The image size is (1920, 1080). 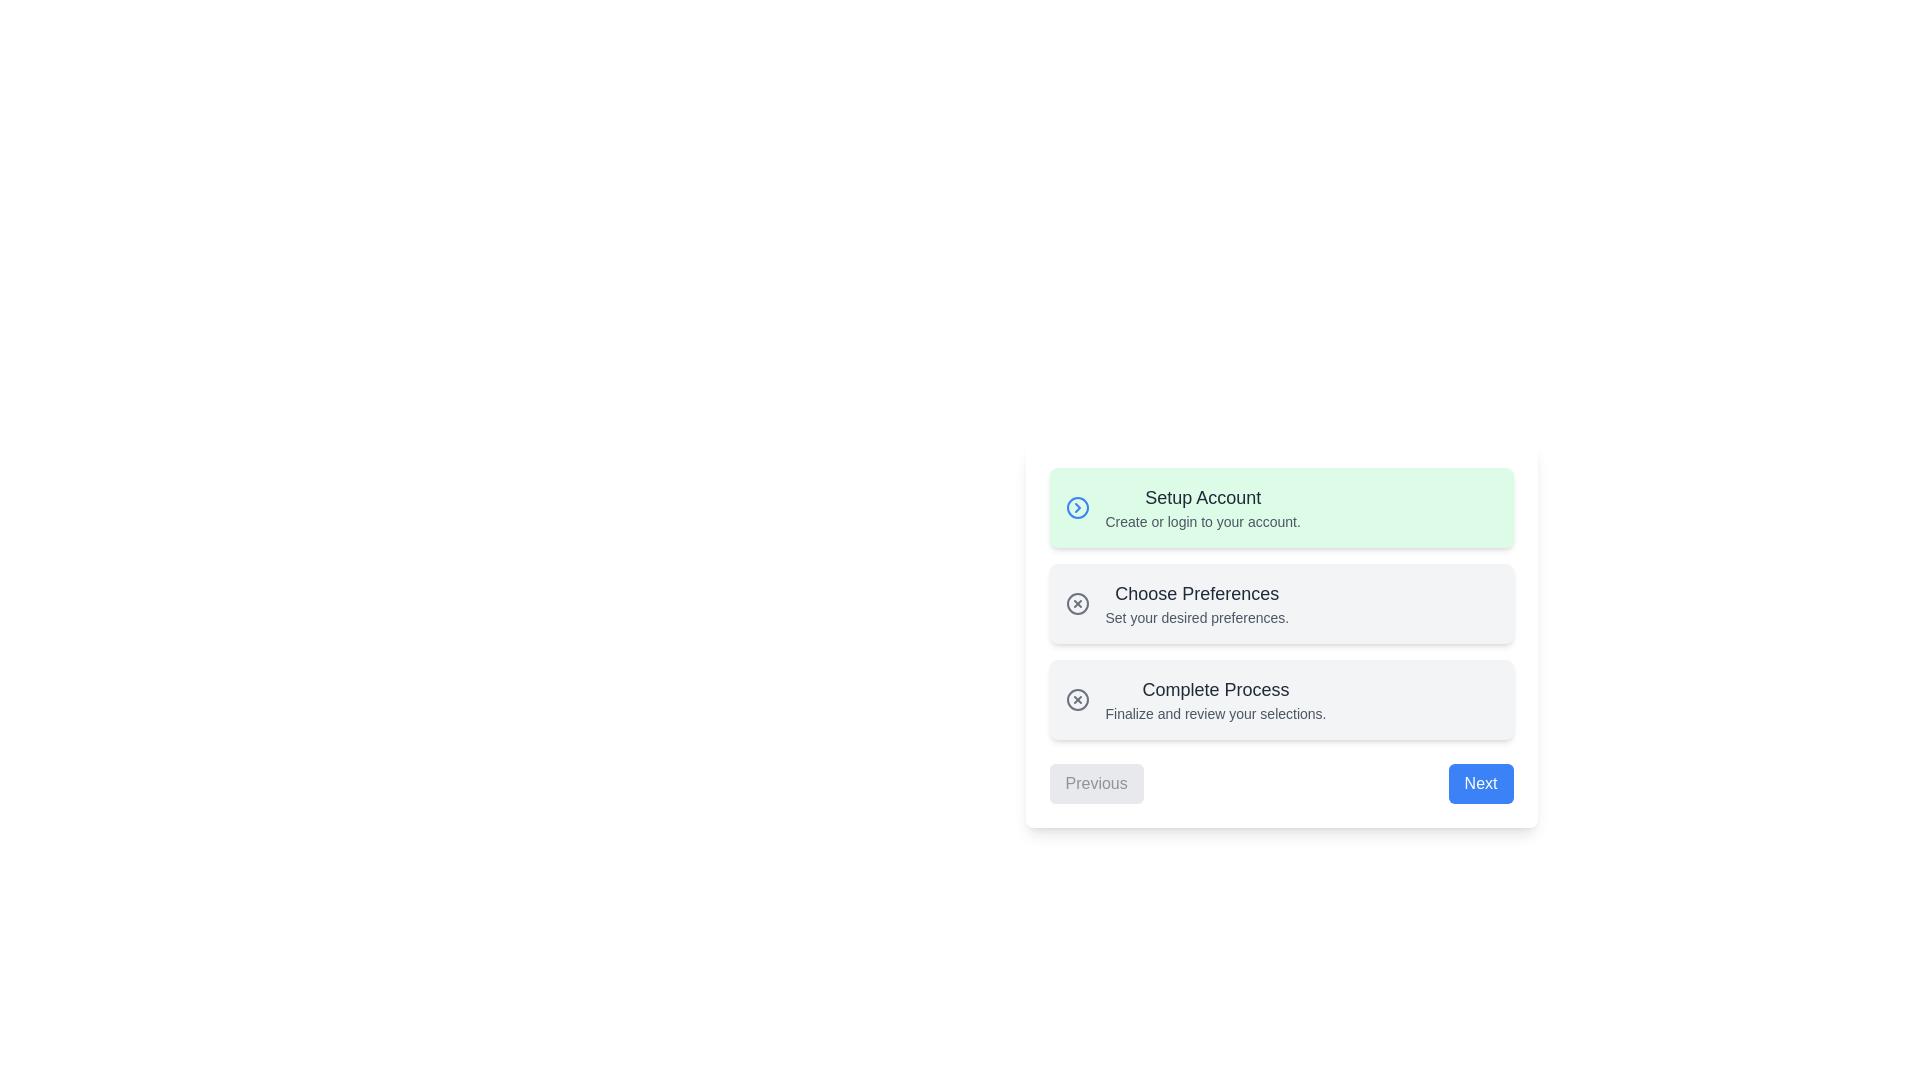 What do you see at coordinates (1481, 782) in the screenshot?
I see `the navigation button located at the bottom-right corner of the interface to progress to the next step or page` at bounding box center [1481, 782].